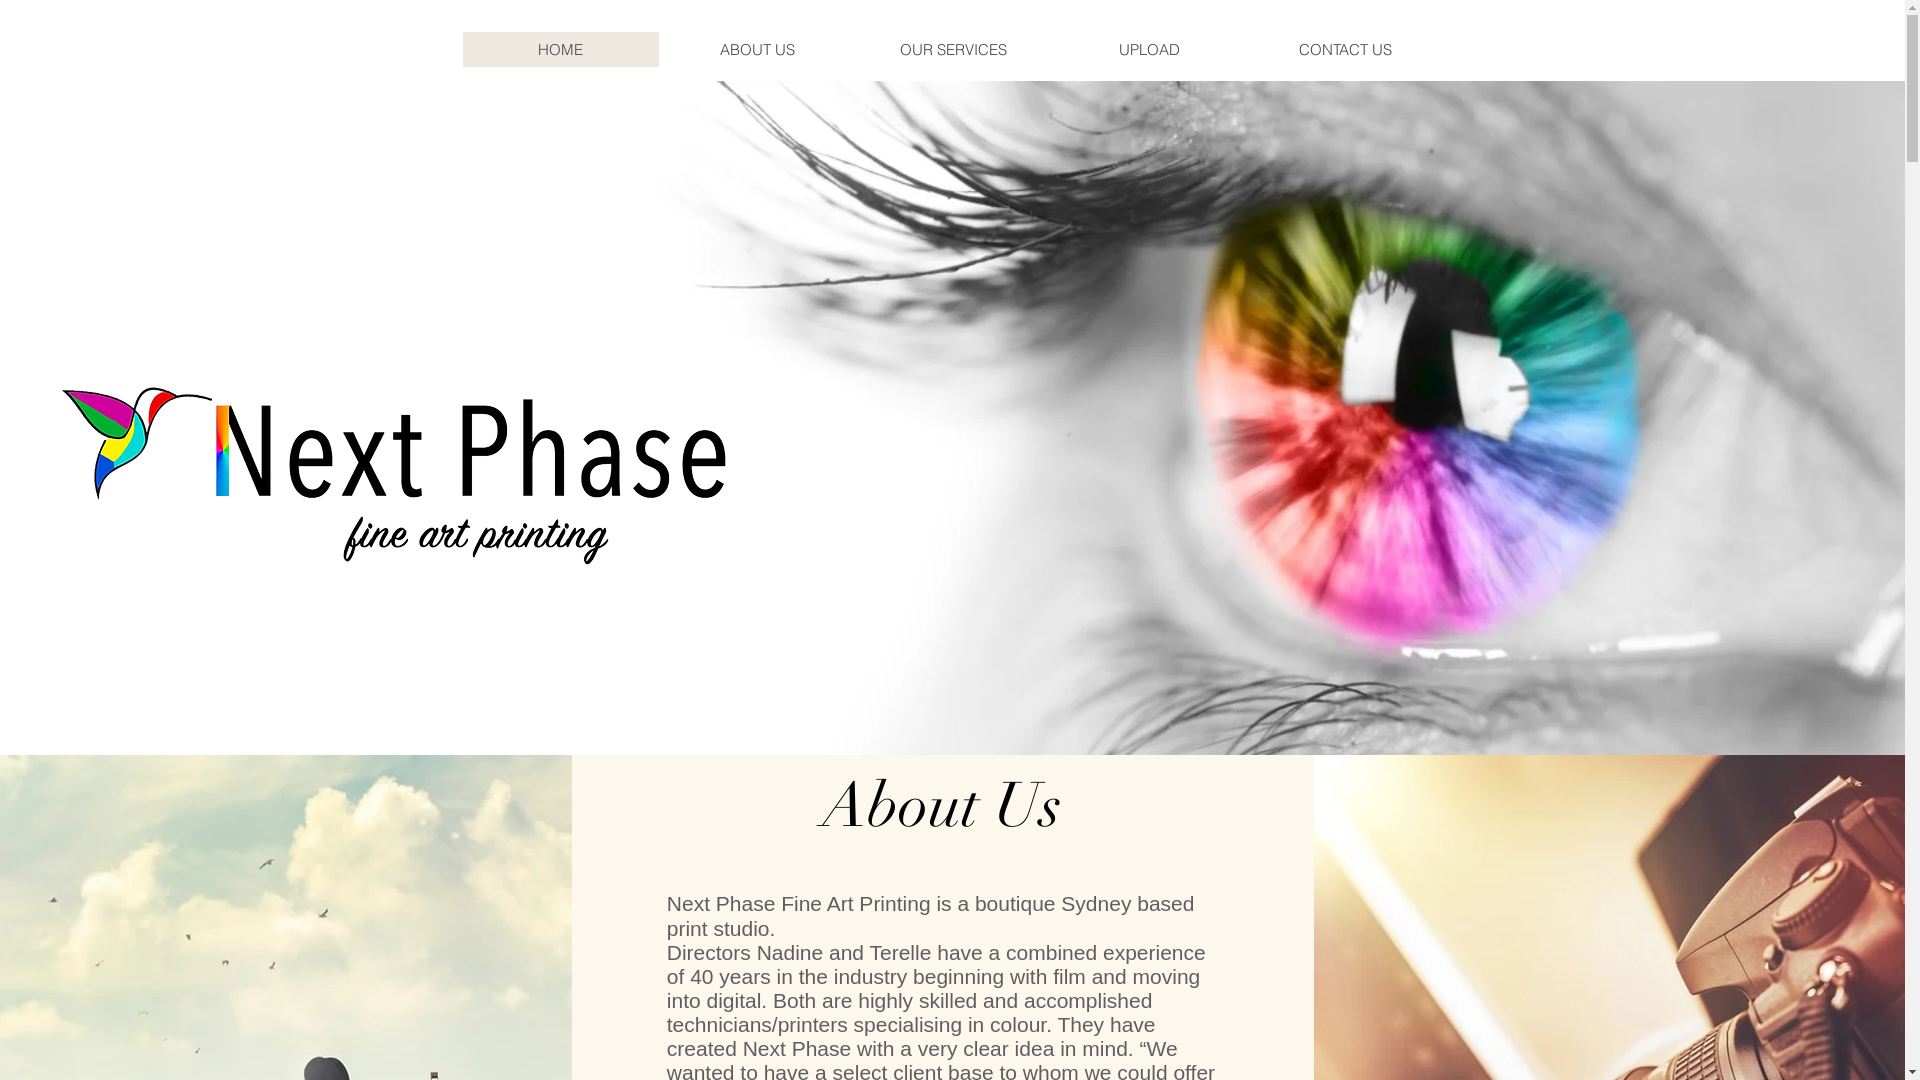 This screenshot has width=1920, height=1080. What do you see at coordinates (1344, 48) in the screenshot?
I see `'CONTACT US'` at bounding box center [1344, 48].